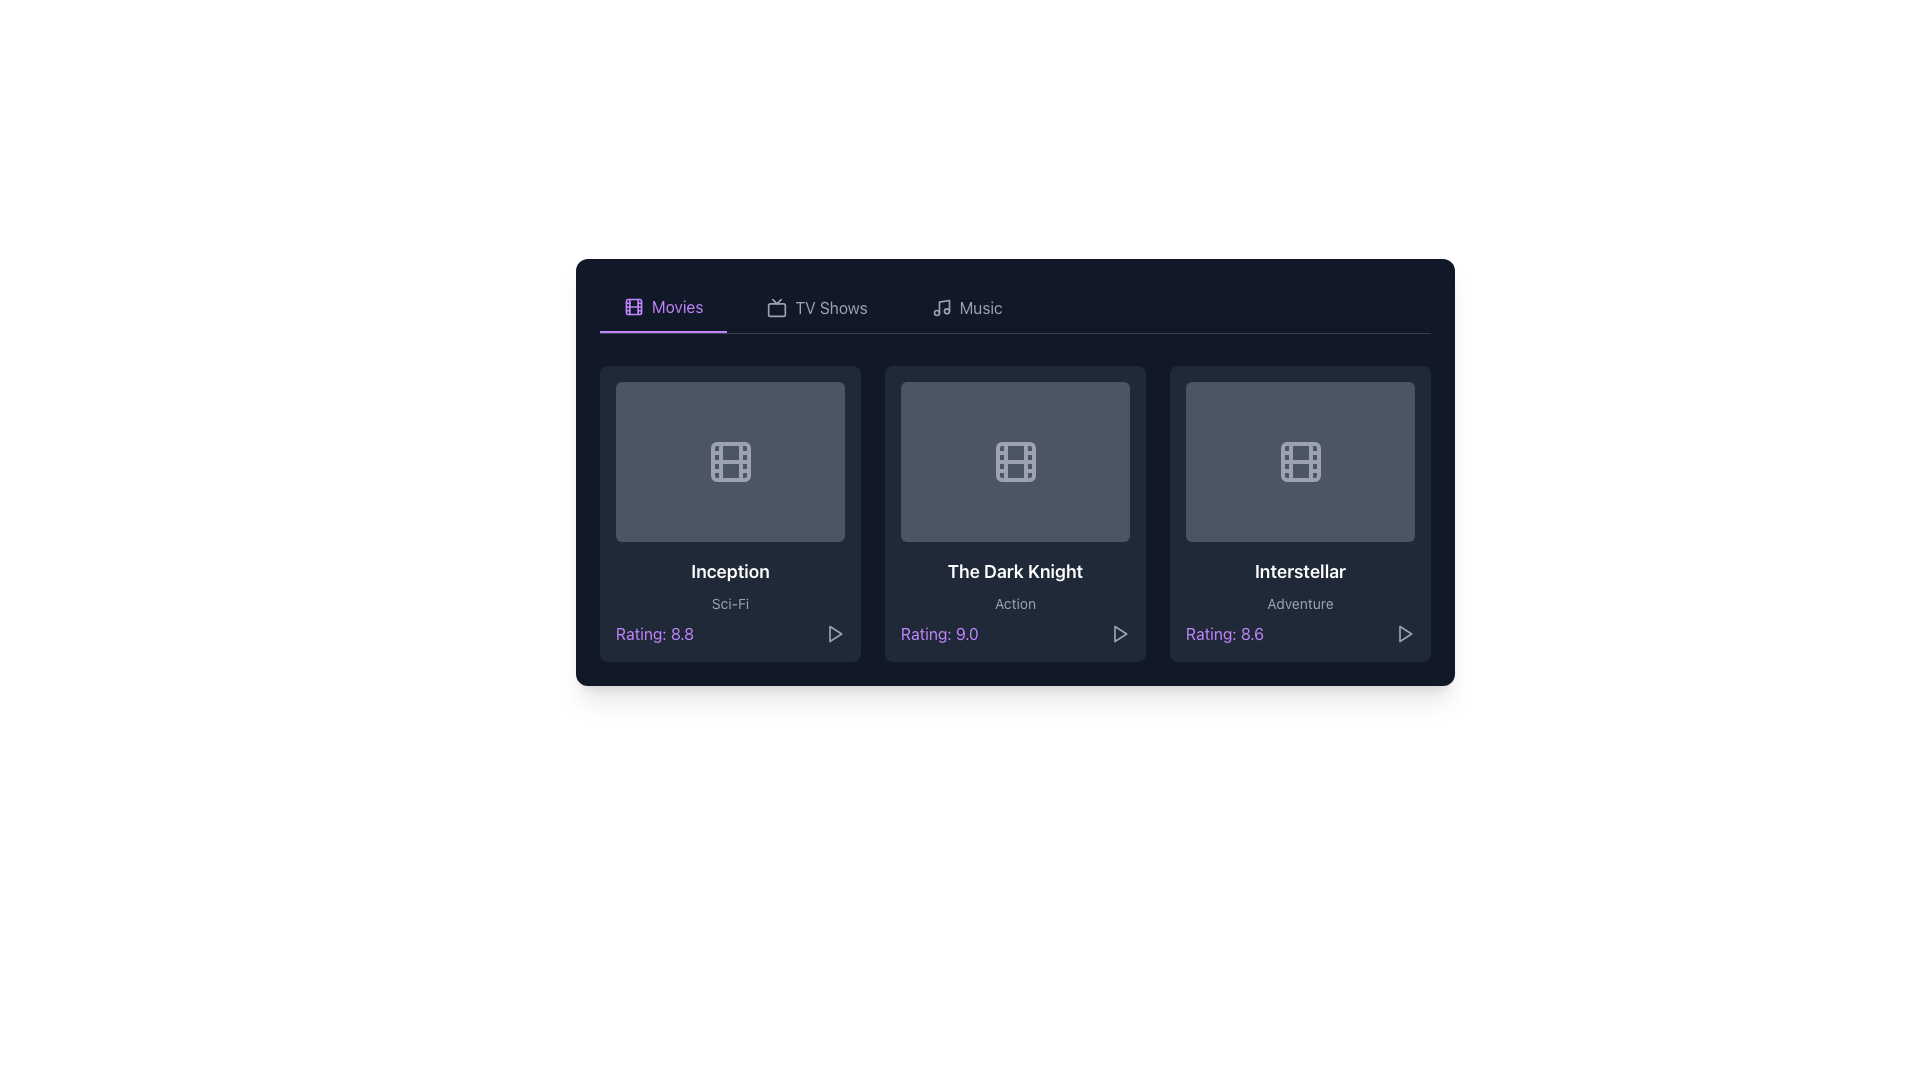  What do you see at coordinates (1015, 308) in the screenshot?
I see `the Horizontal Navigation Menu` at bounding box center [1015, 308].